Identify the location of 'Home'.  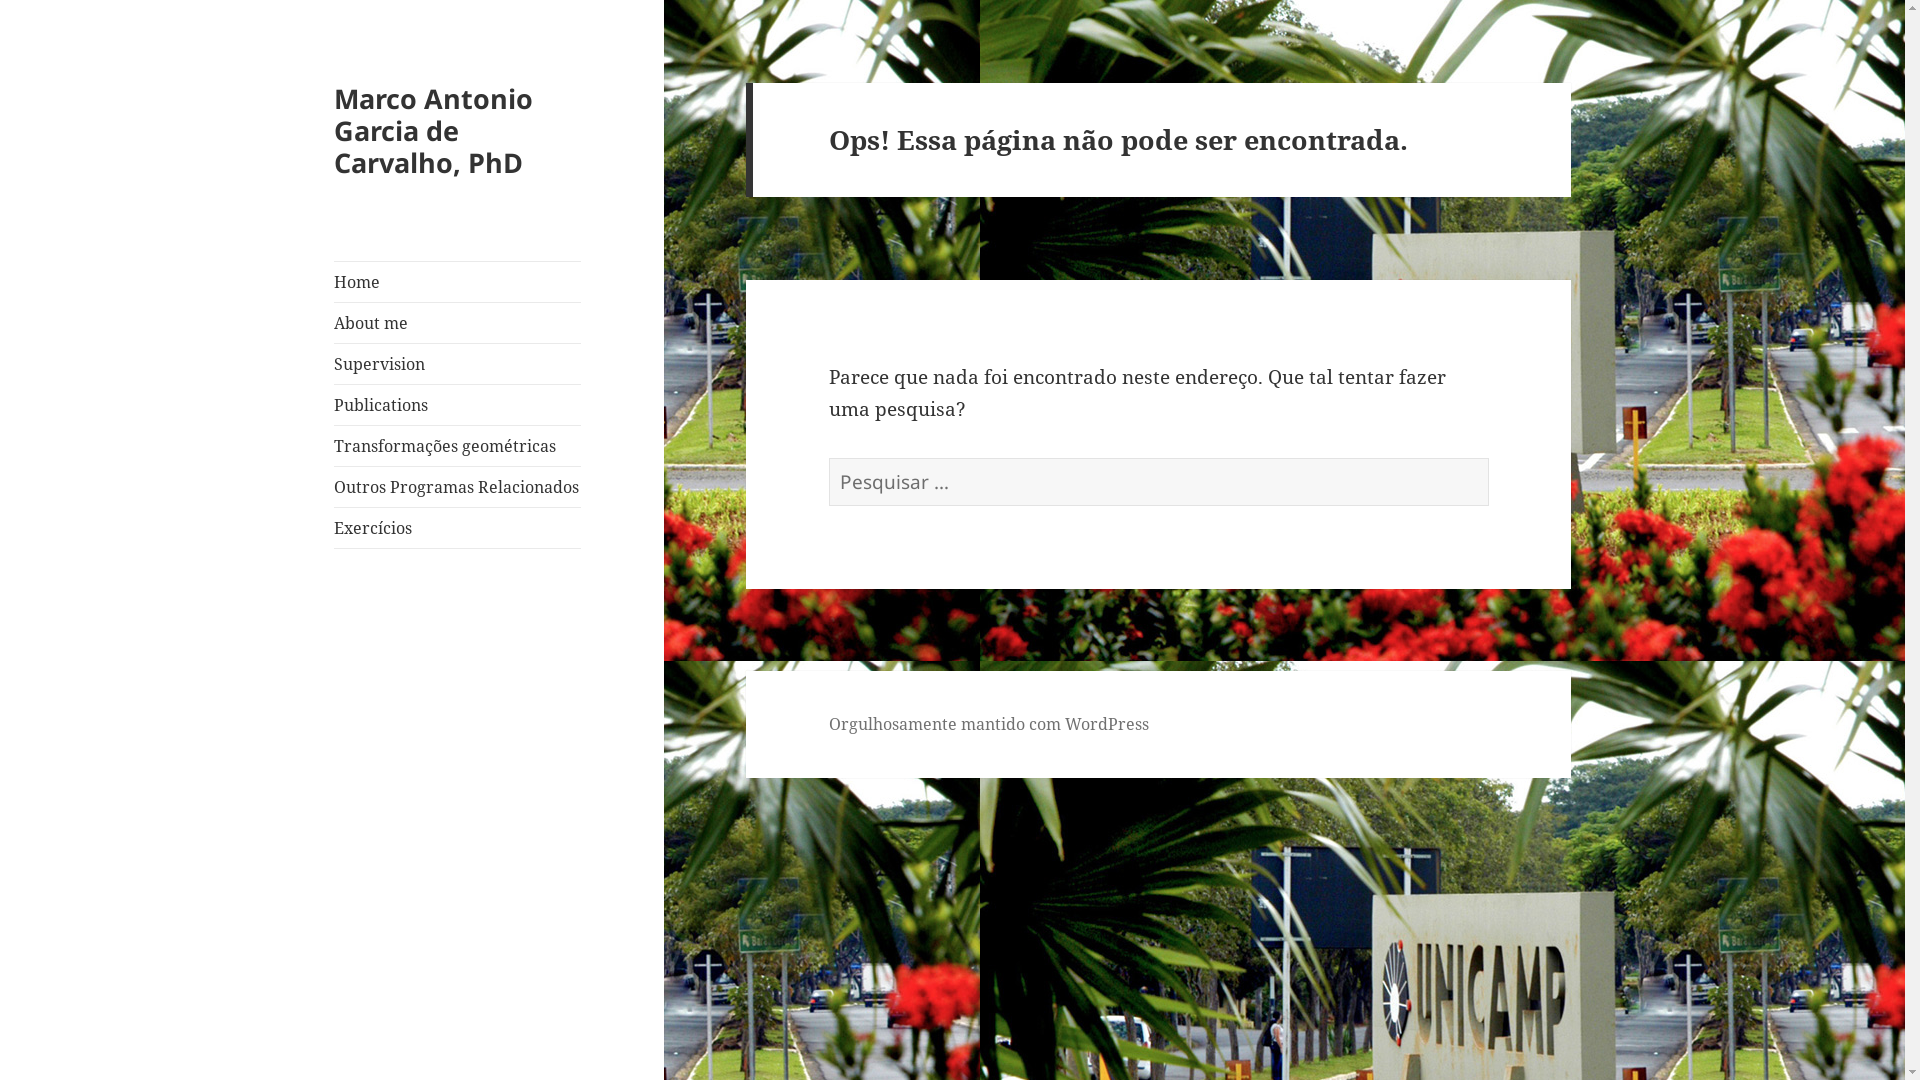
(456, 281).